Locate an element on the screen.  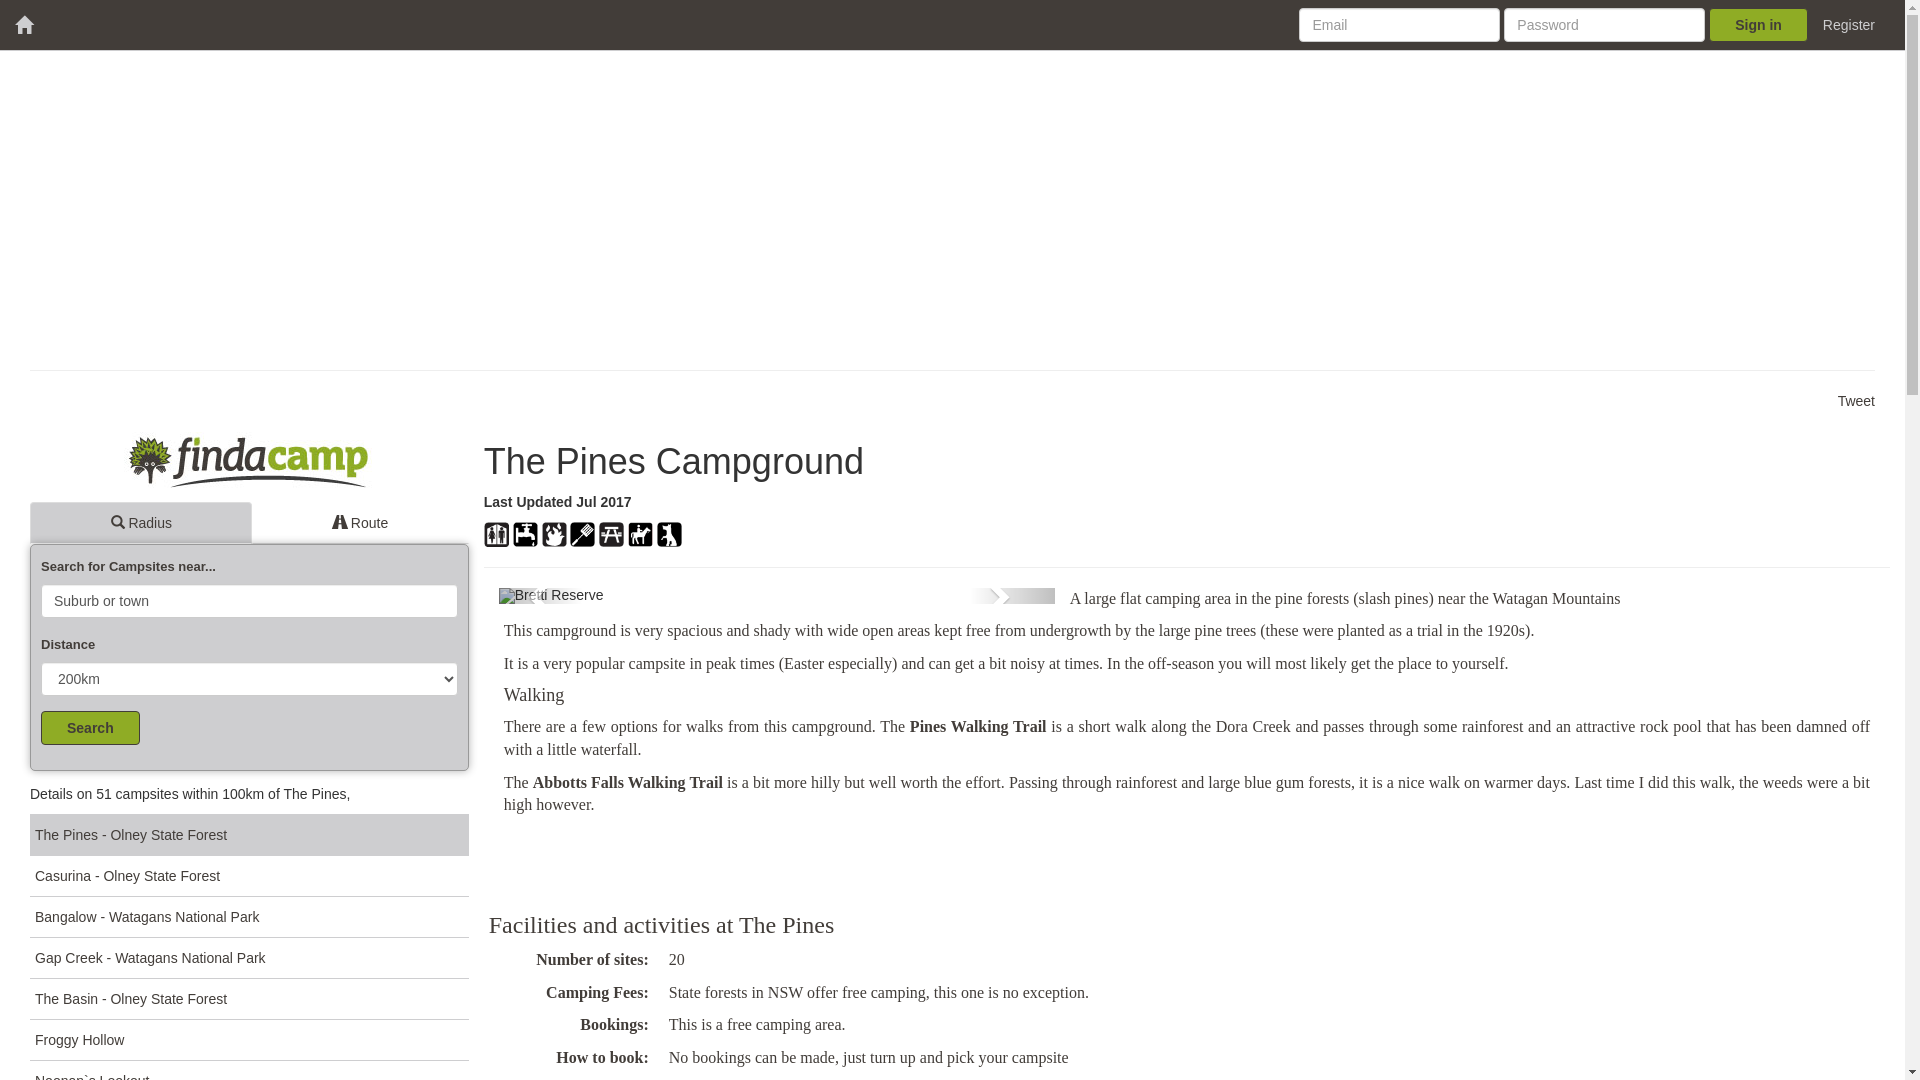
'Gap Creek - Watagans National Park' is located at coordinates (248, 956).